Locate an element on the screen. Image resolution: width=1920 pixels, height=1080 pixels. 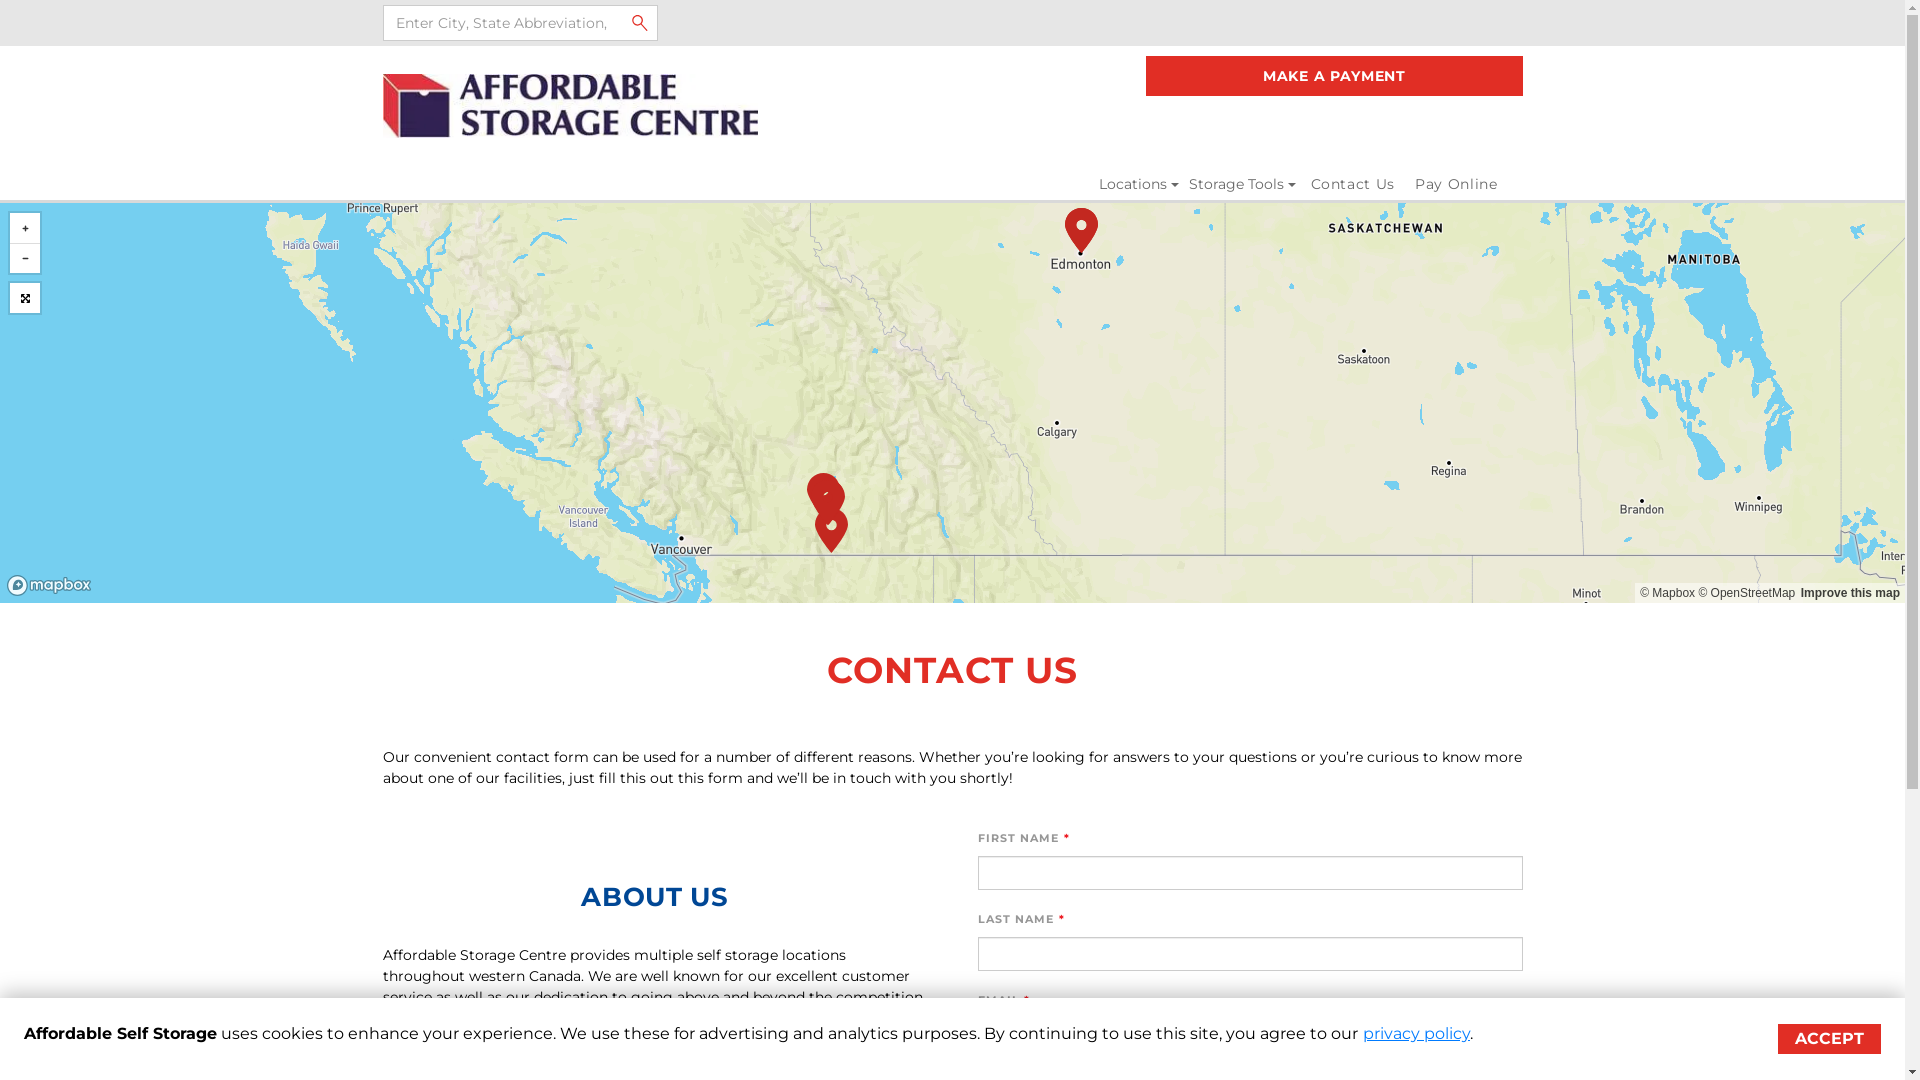
'Toggle fullscreen' is located at coordinates (9, 297).